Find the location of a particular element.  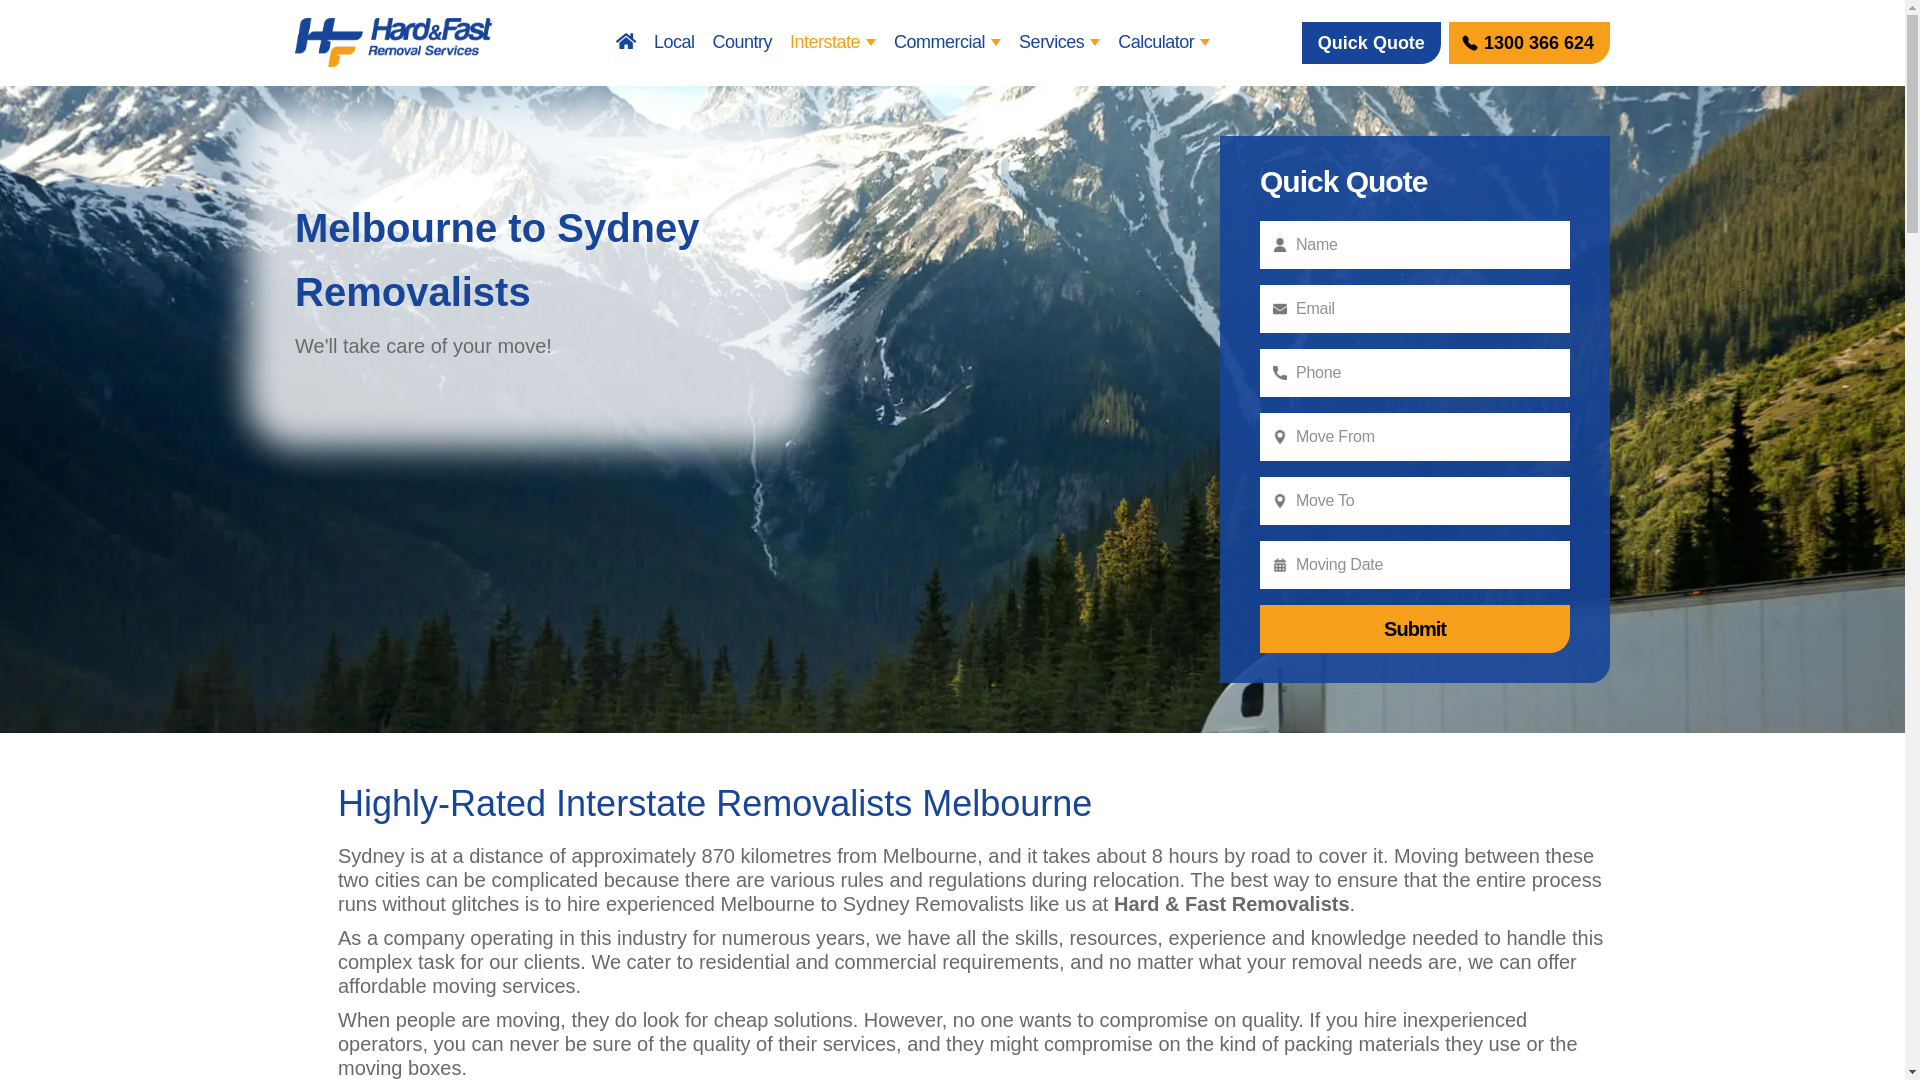

'Submit' is located at coordinates (1414, 627).